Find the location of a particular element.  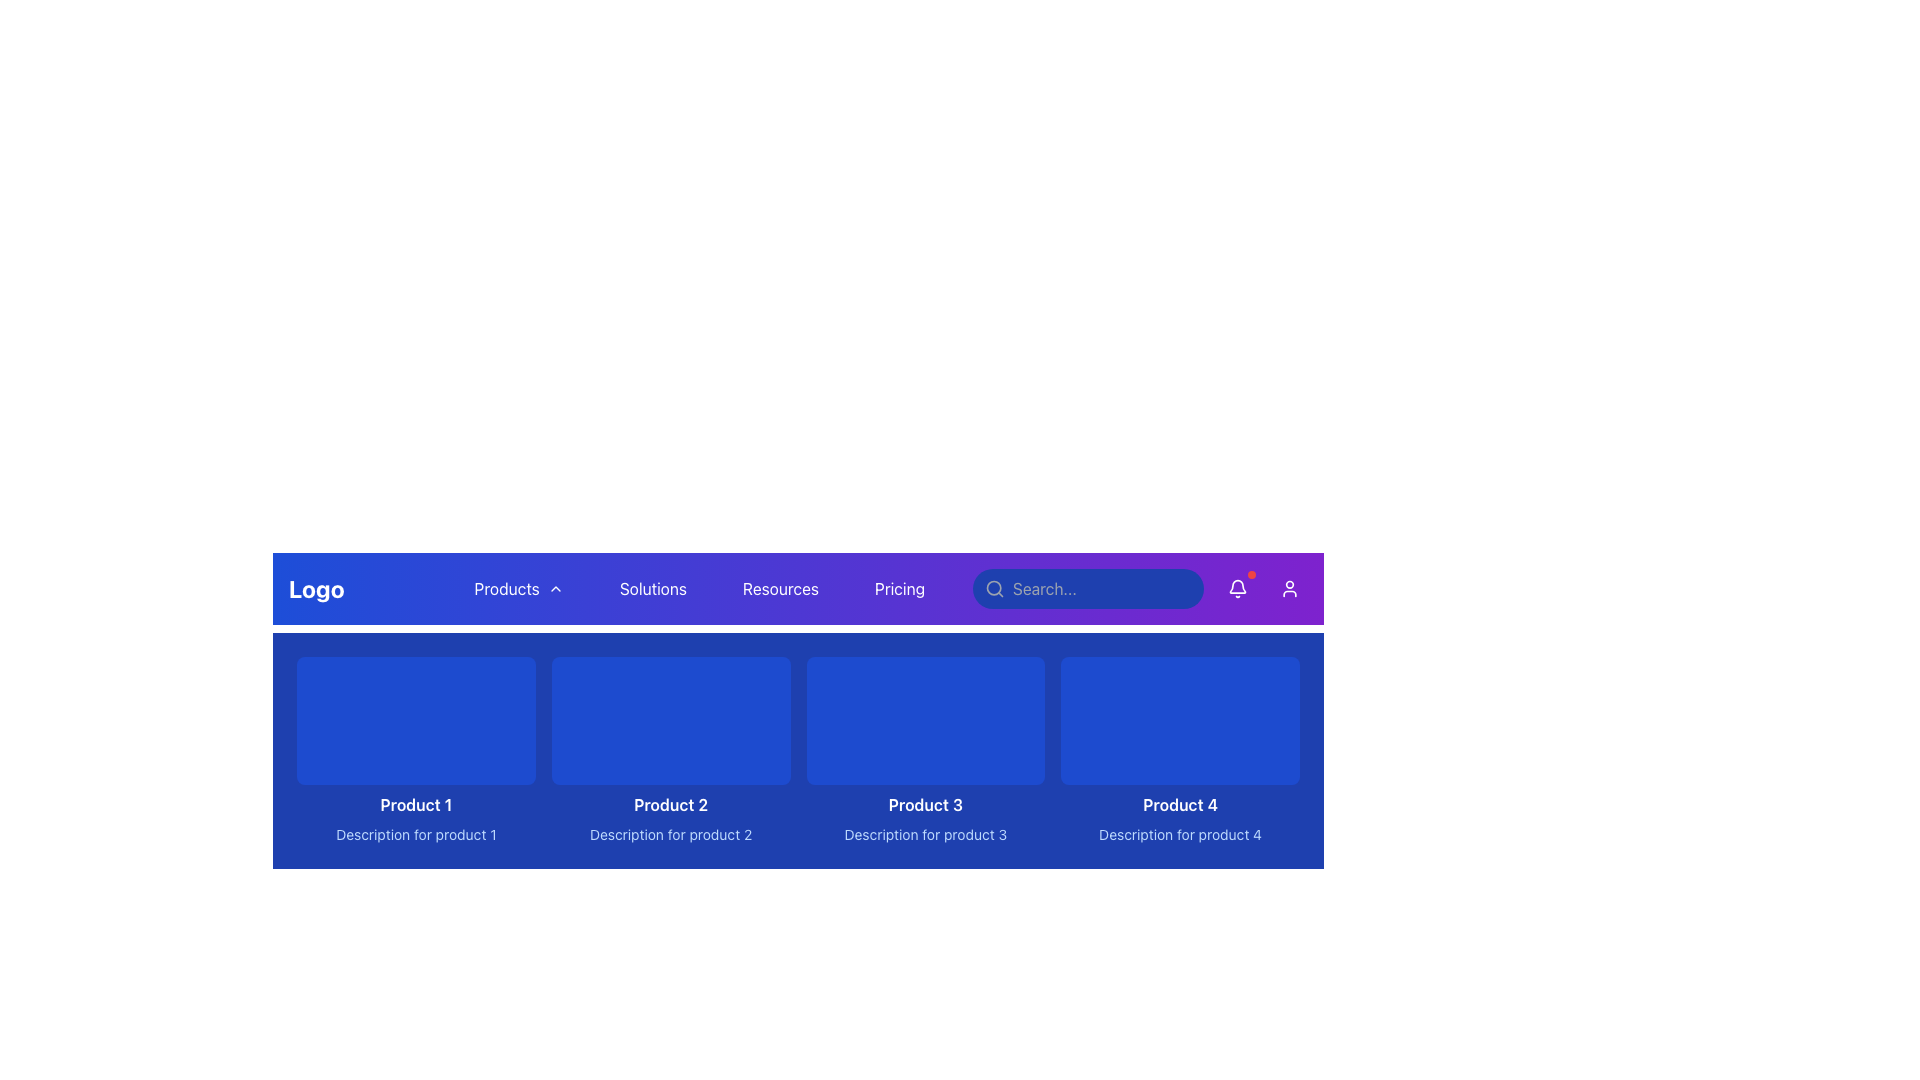

the logo or brand identifier located at the top-left corner of the header section, preceding navigation menu items like 'Products', 'Solutions', and 'Resources' is located at coordinates (315, 588).